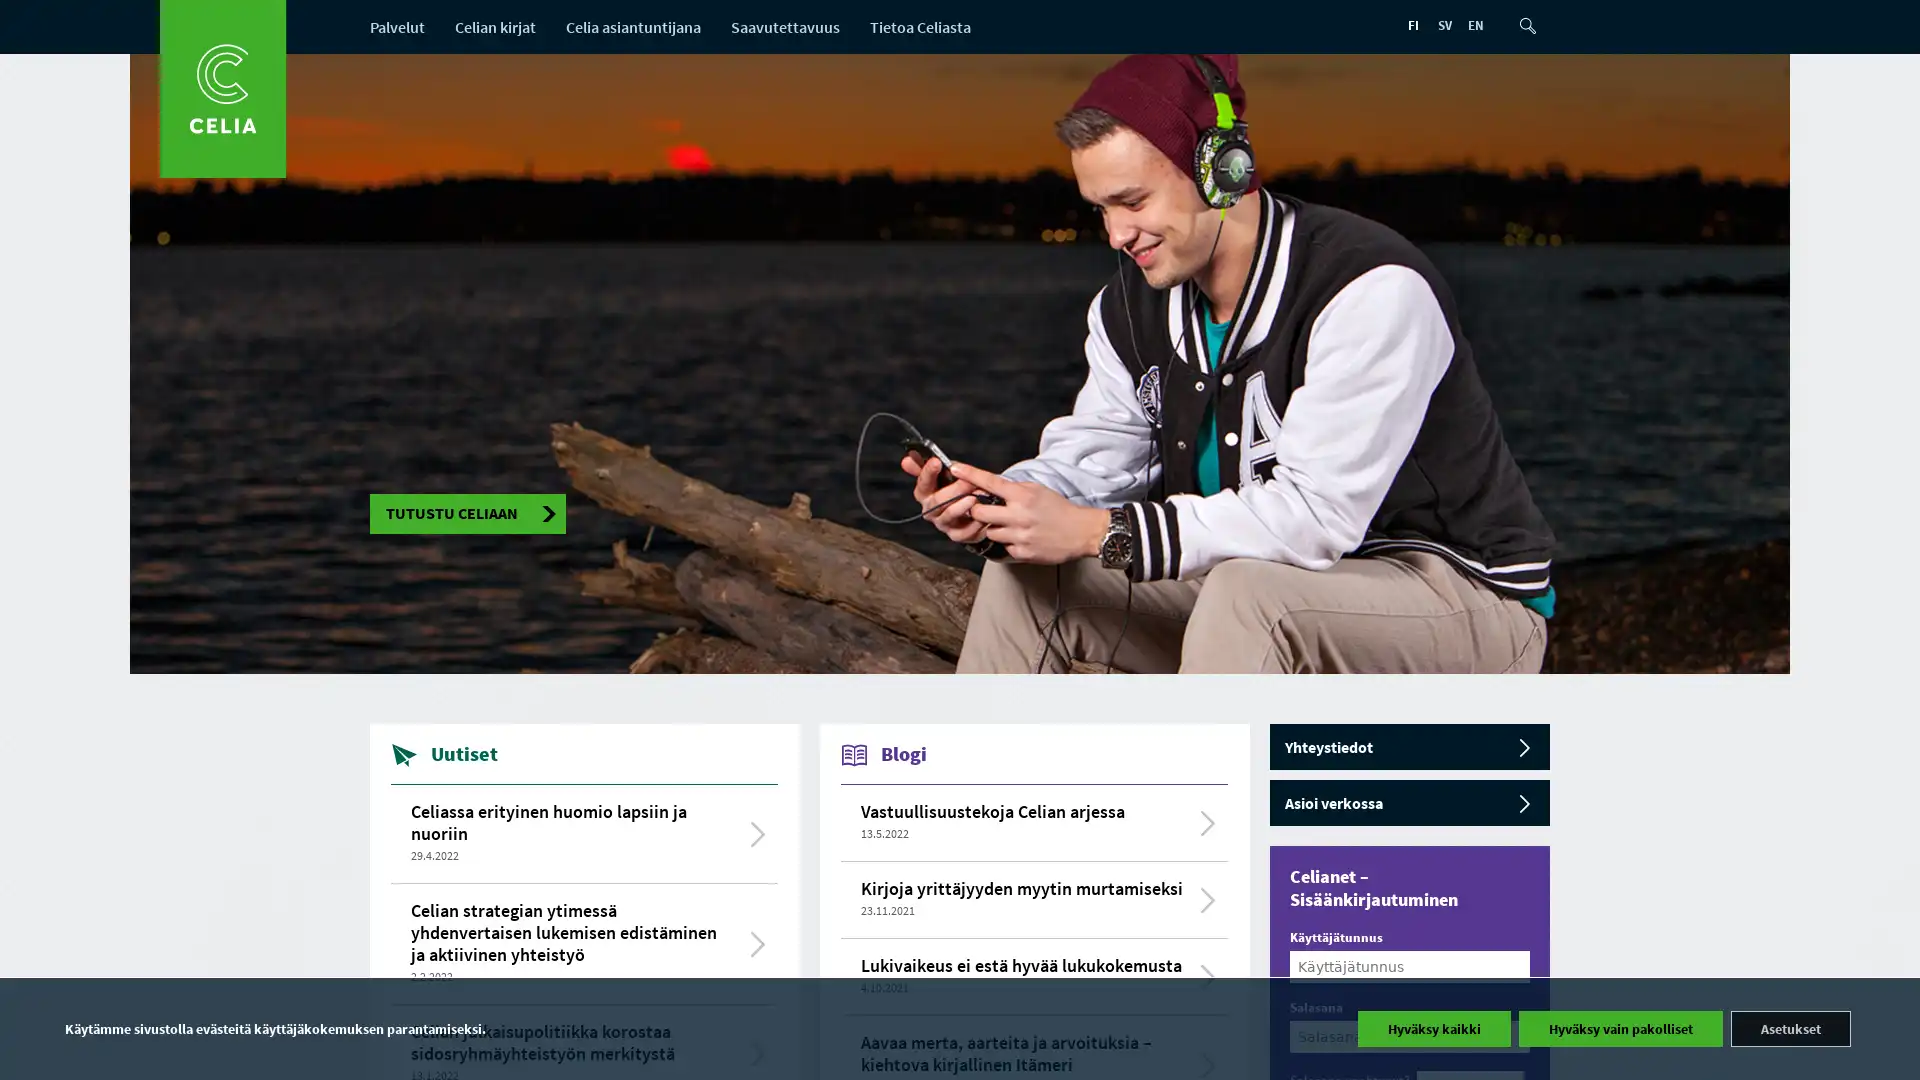 The image size is (1920, 1080). What do you see at coordinates (1621, 1029) in the screenshot?
I see `Hyvaksy vain pakolliset` at bounding box center [1621, 1029].